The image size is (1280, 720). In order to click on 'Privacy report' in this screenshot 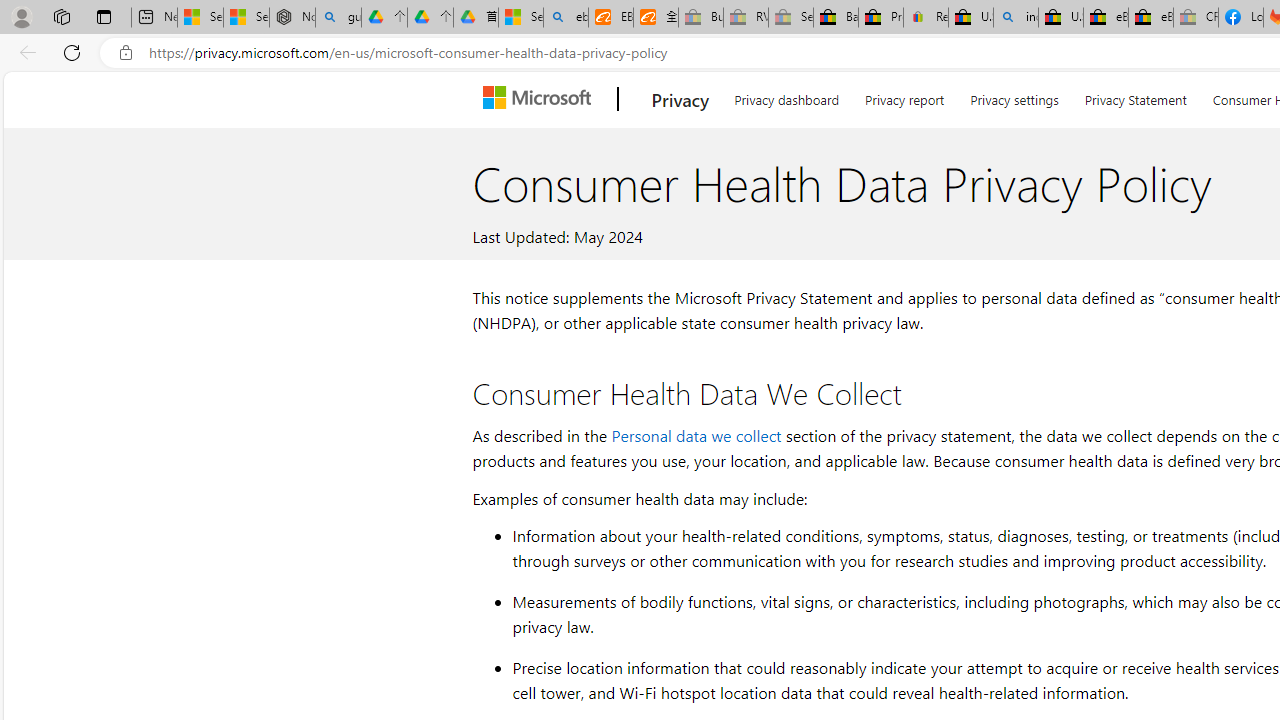, I will do `click(903, 96)`.